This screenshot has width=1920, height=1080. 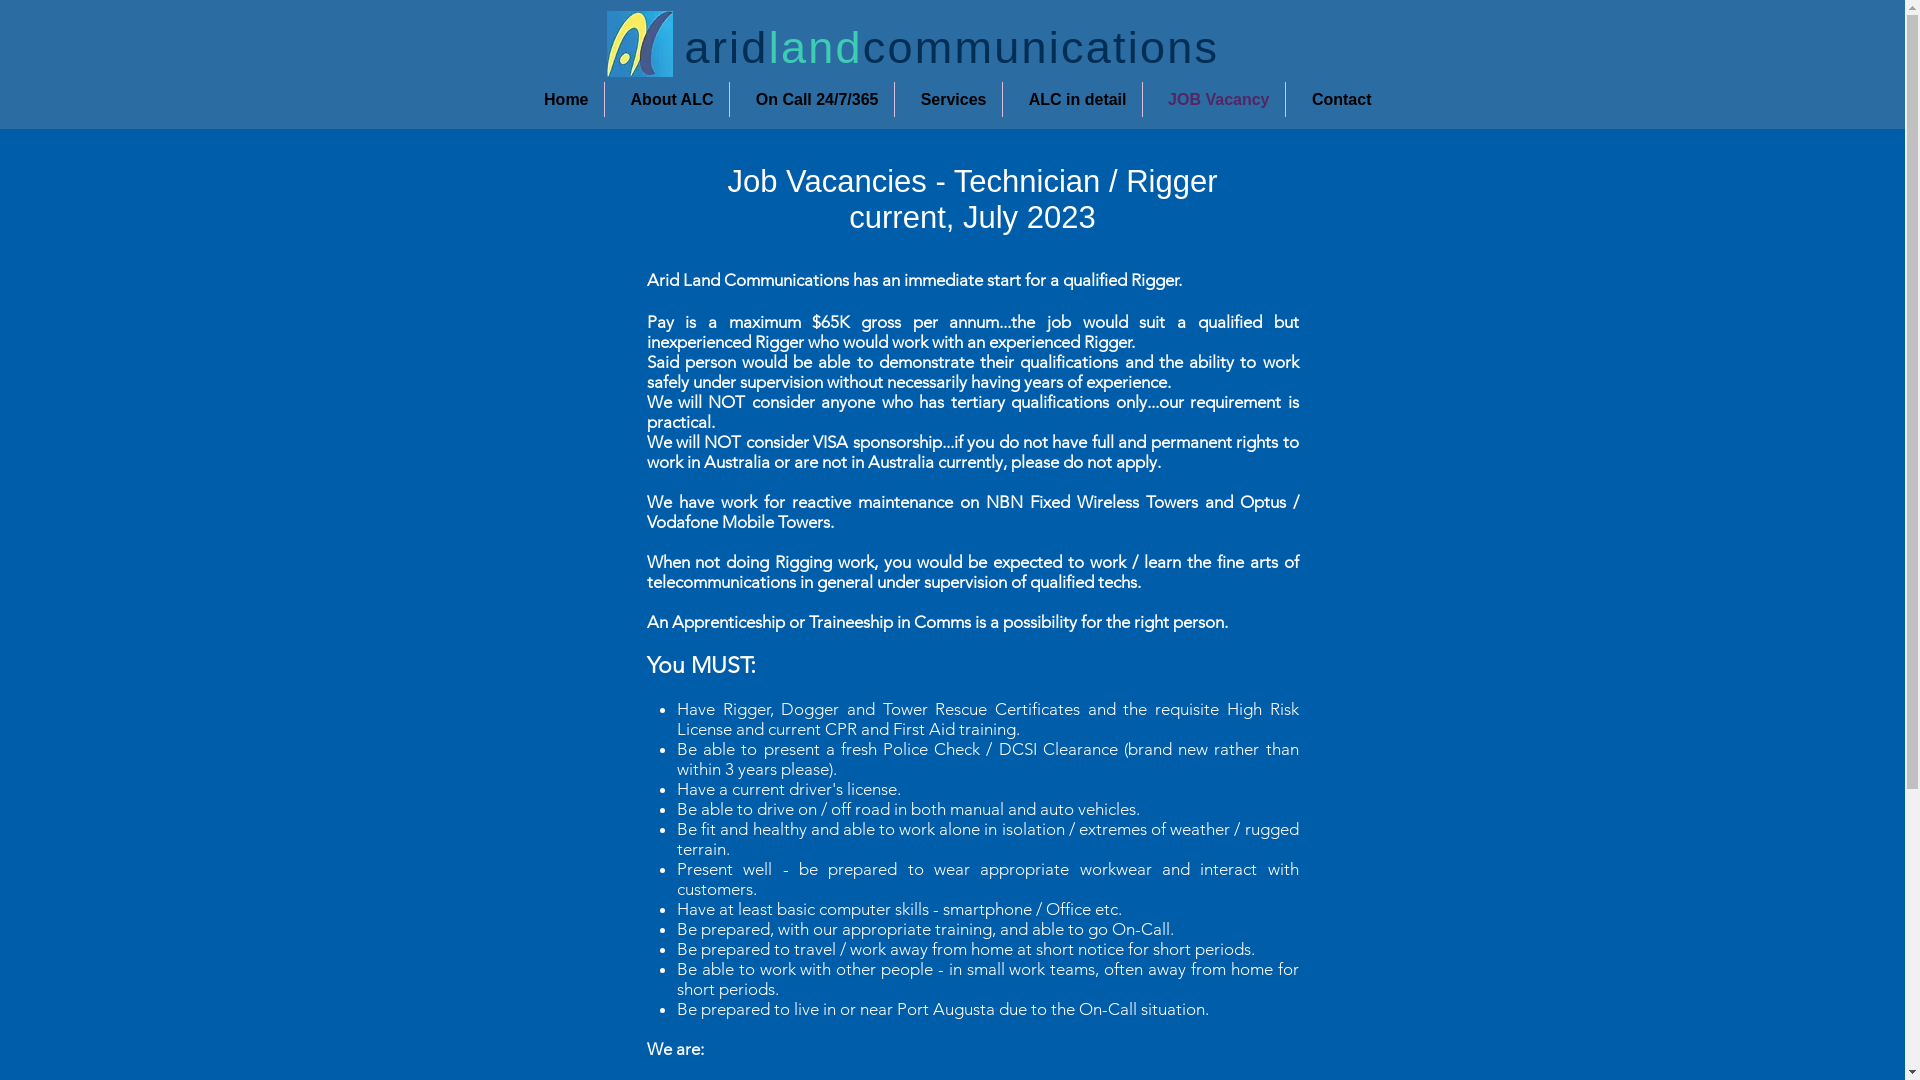 I want to click on 'JOB Vacancy', so click(x=1142, y=99).